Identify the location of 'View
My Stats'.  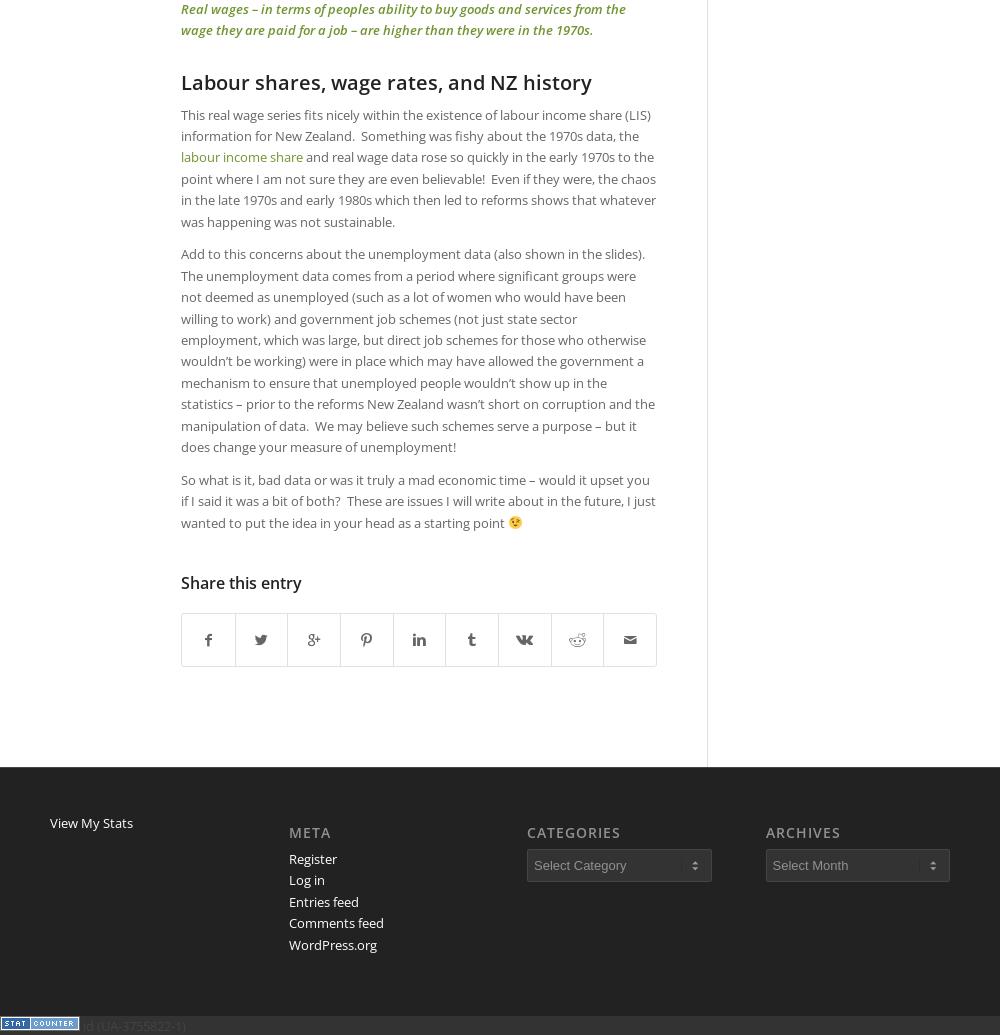
(90, 822).